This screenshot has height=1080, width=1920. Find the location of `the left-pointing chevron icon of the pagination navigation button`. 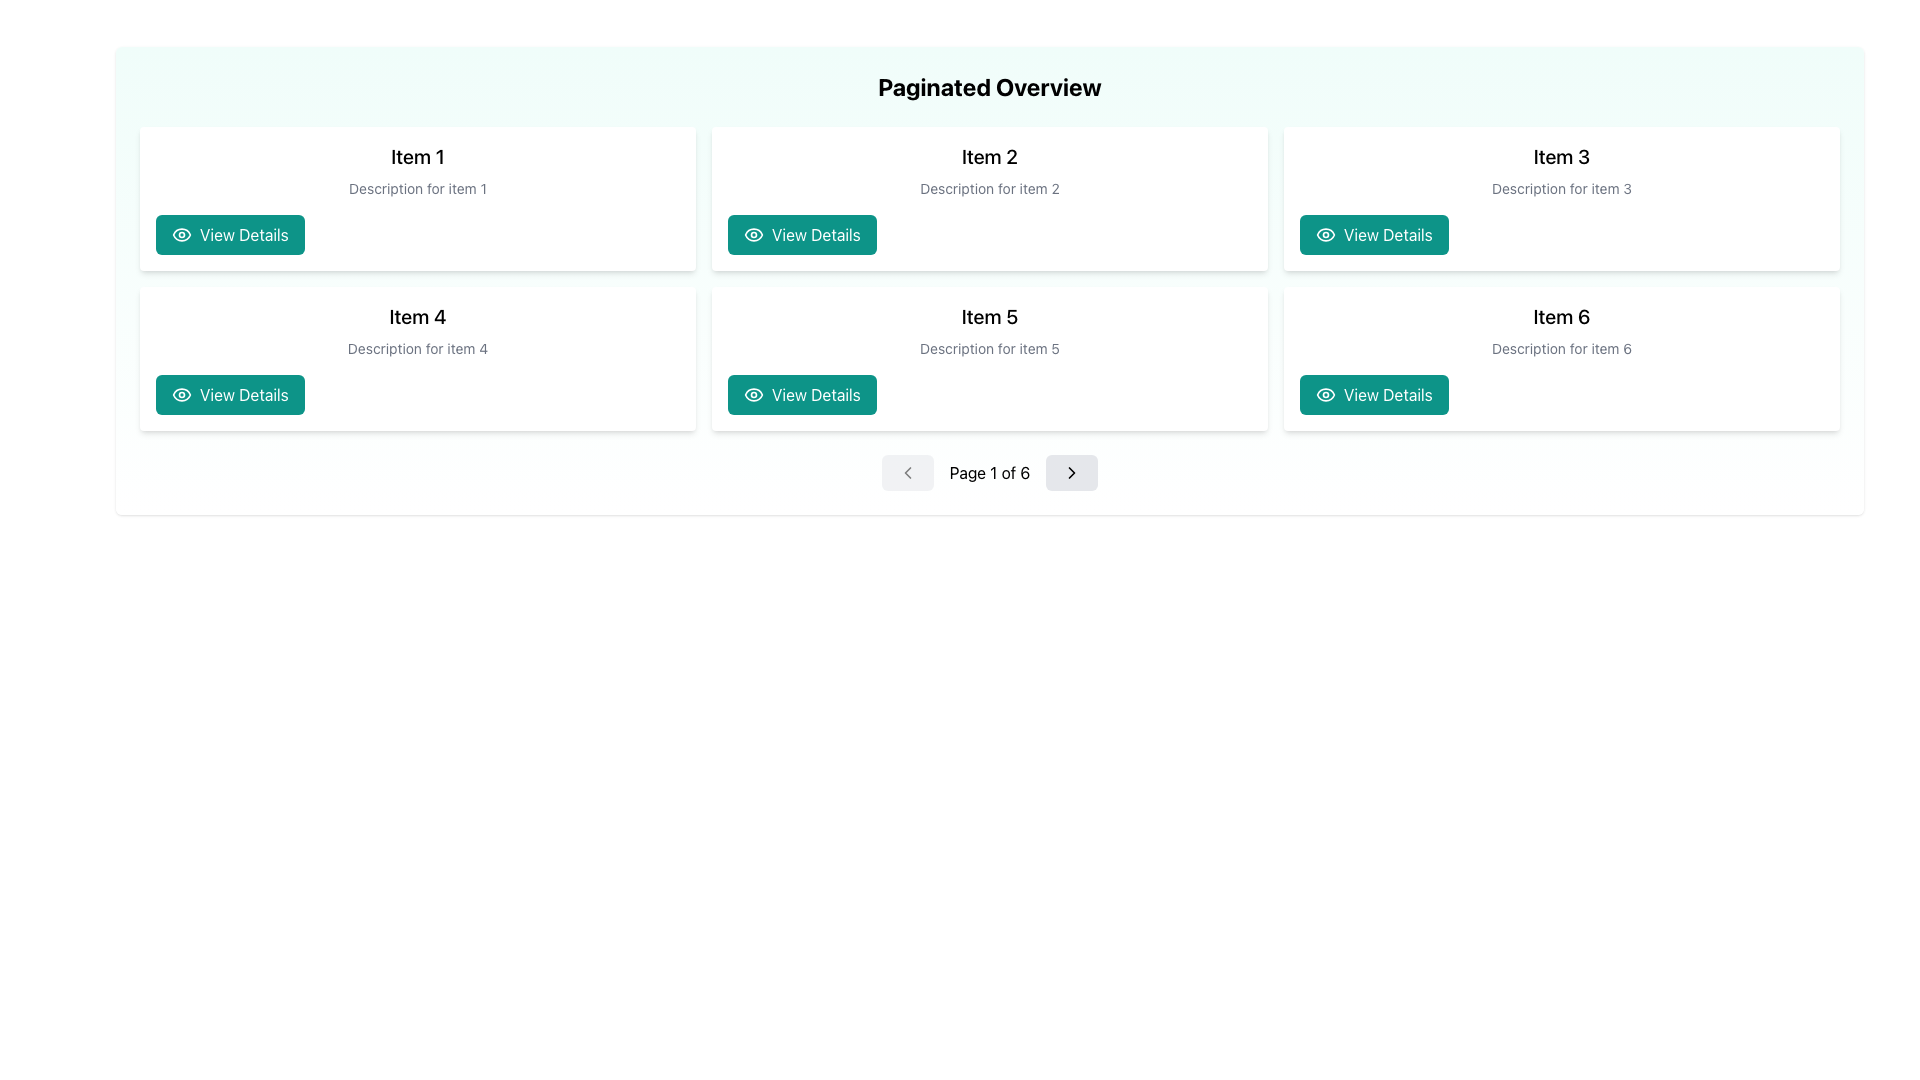

the left-pointing chevron icon of the pagination navigation button is located at coordinates (906, 473).